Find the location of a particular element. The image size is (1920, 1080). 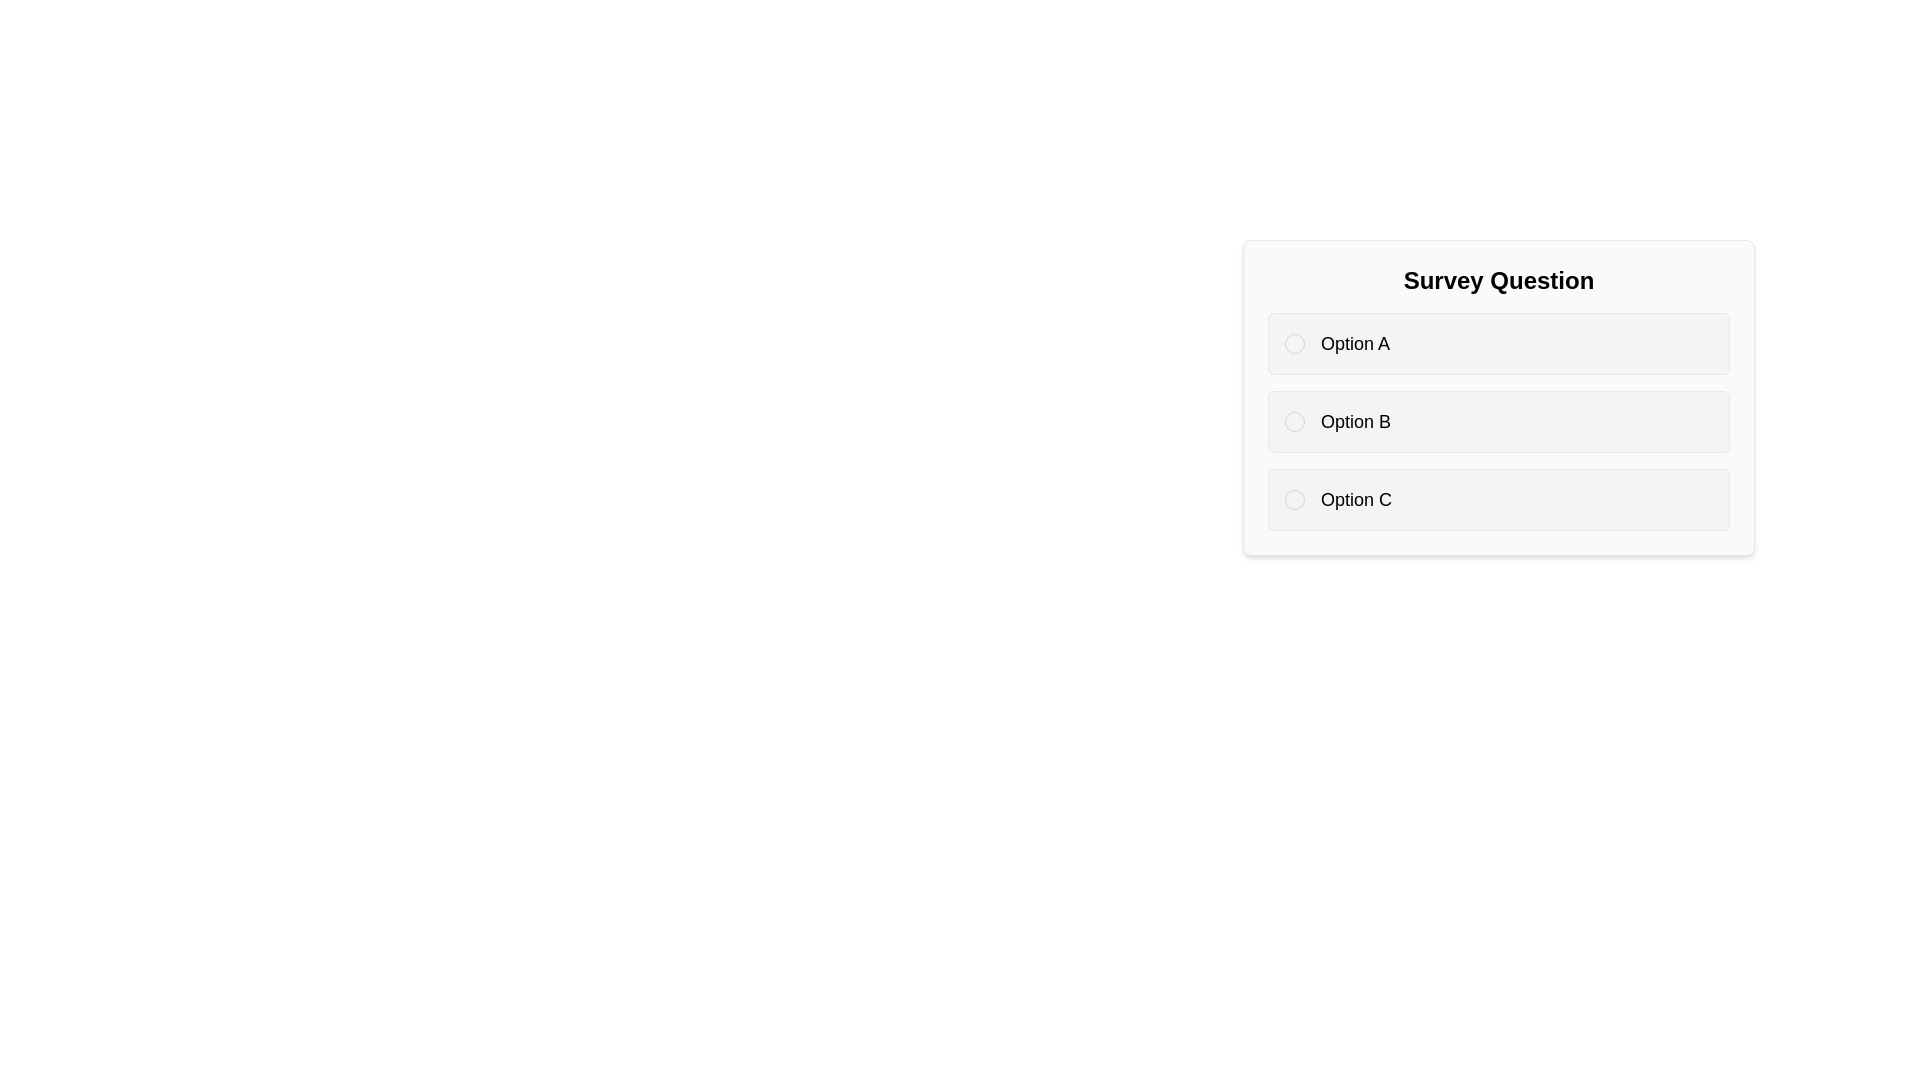

the empty circular radio button to the left of 'Option A' is located at coordinates (1295, 342).